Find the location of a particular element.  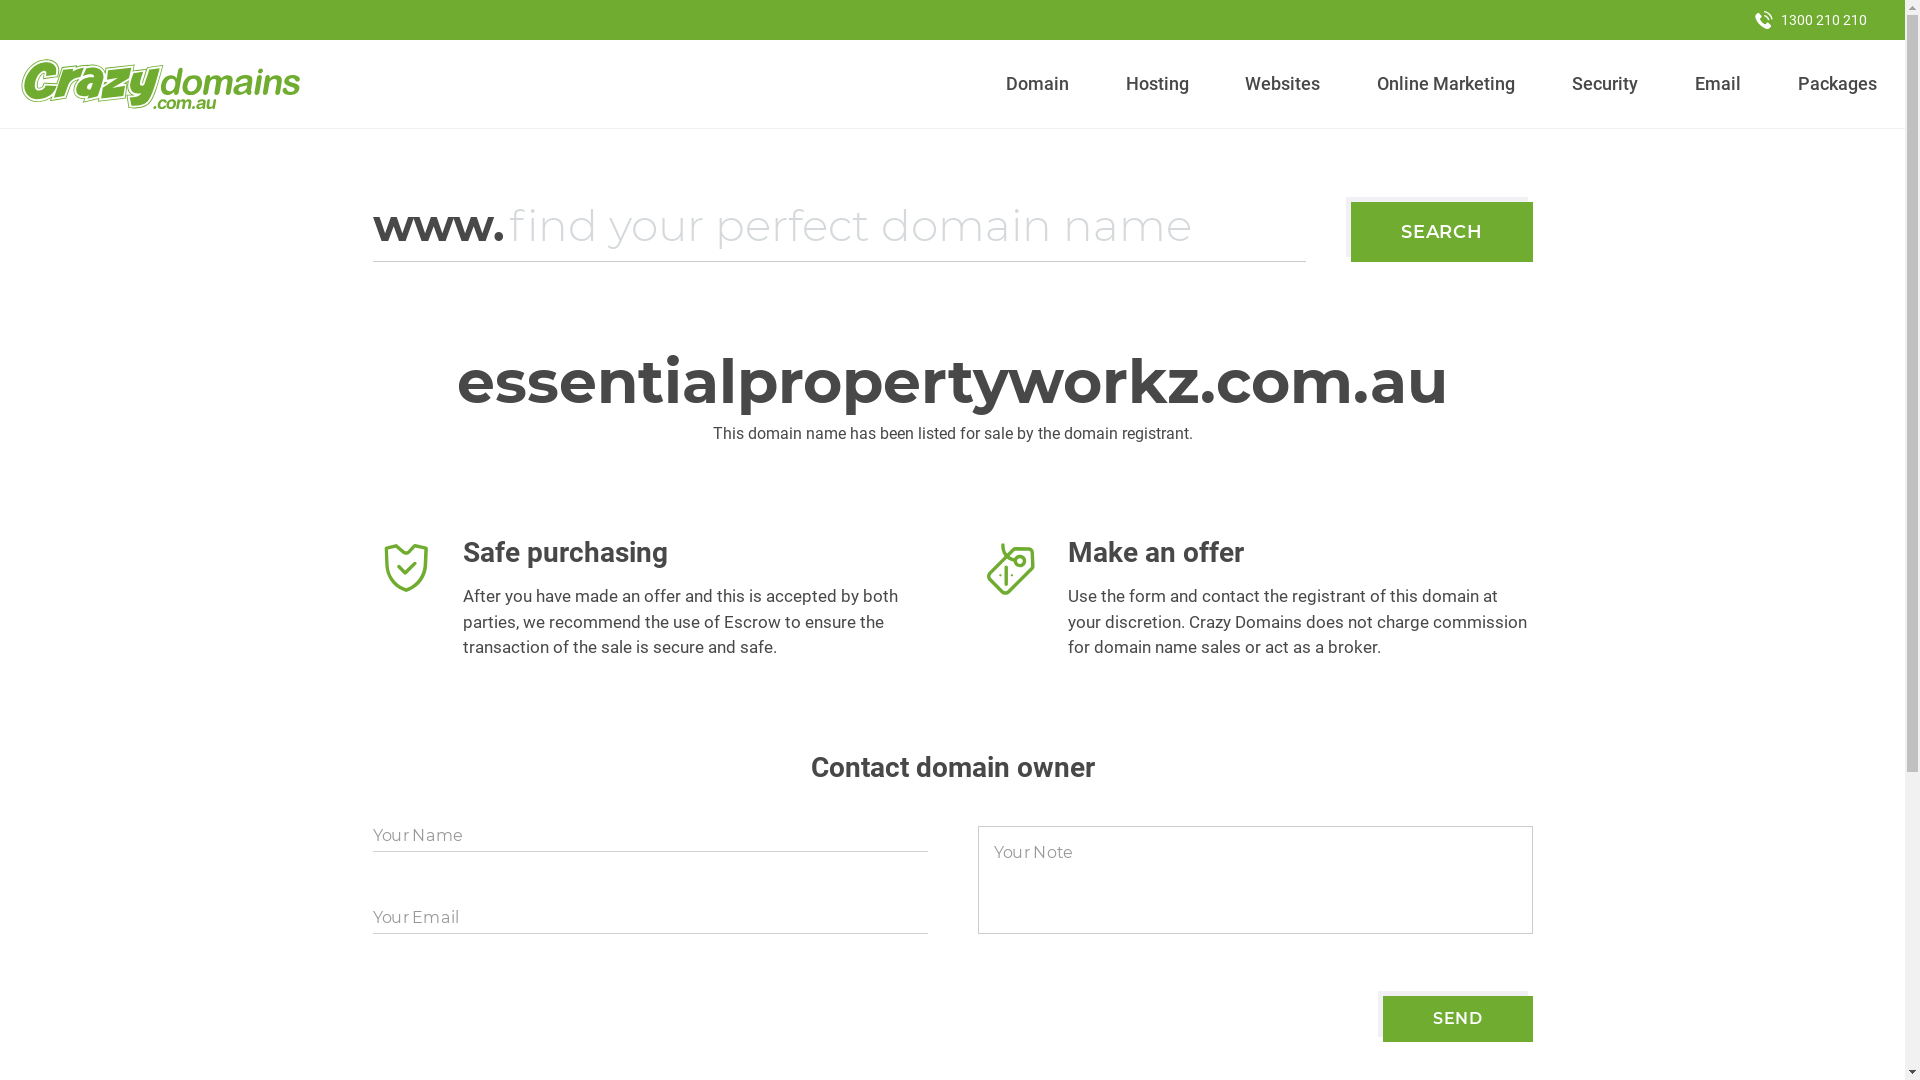

'Online Marketing' is located at coordinates (1446, 83).